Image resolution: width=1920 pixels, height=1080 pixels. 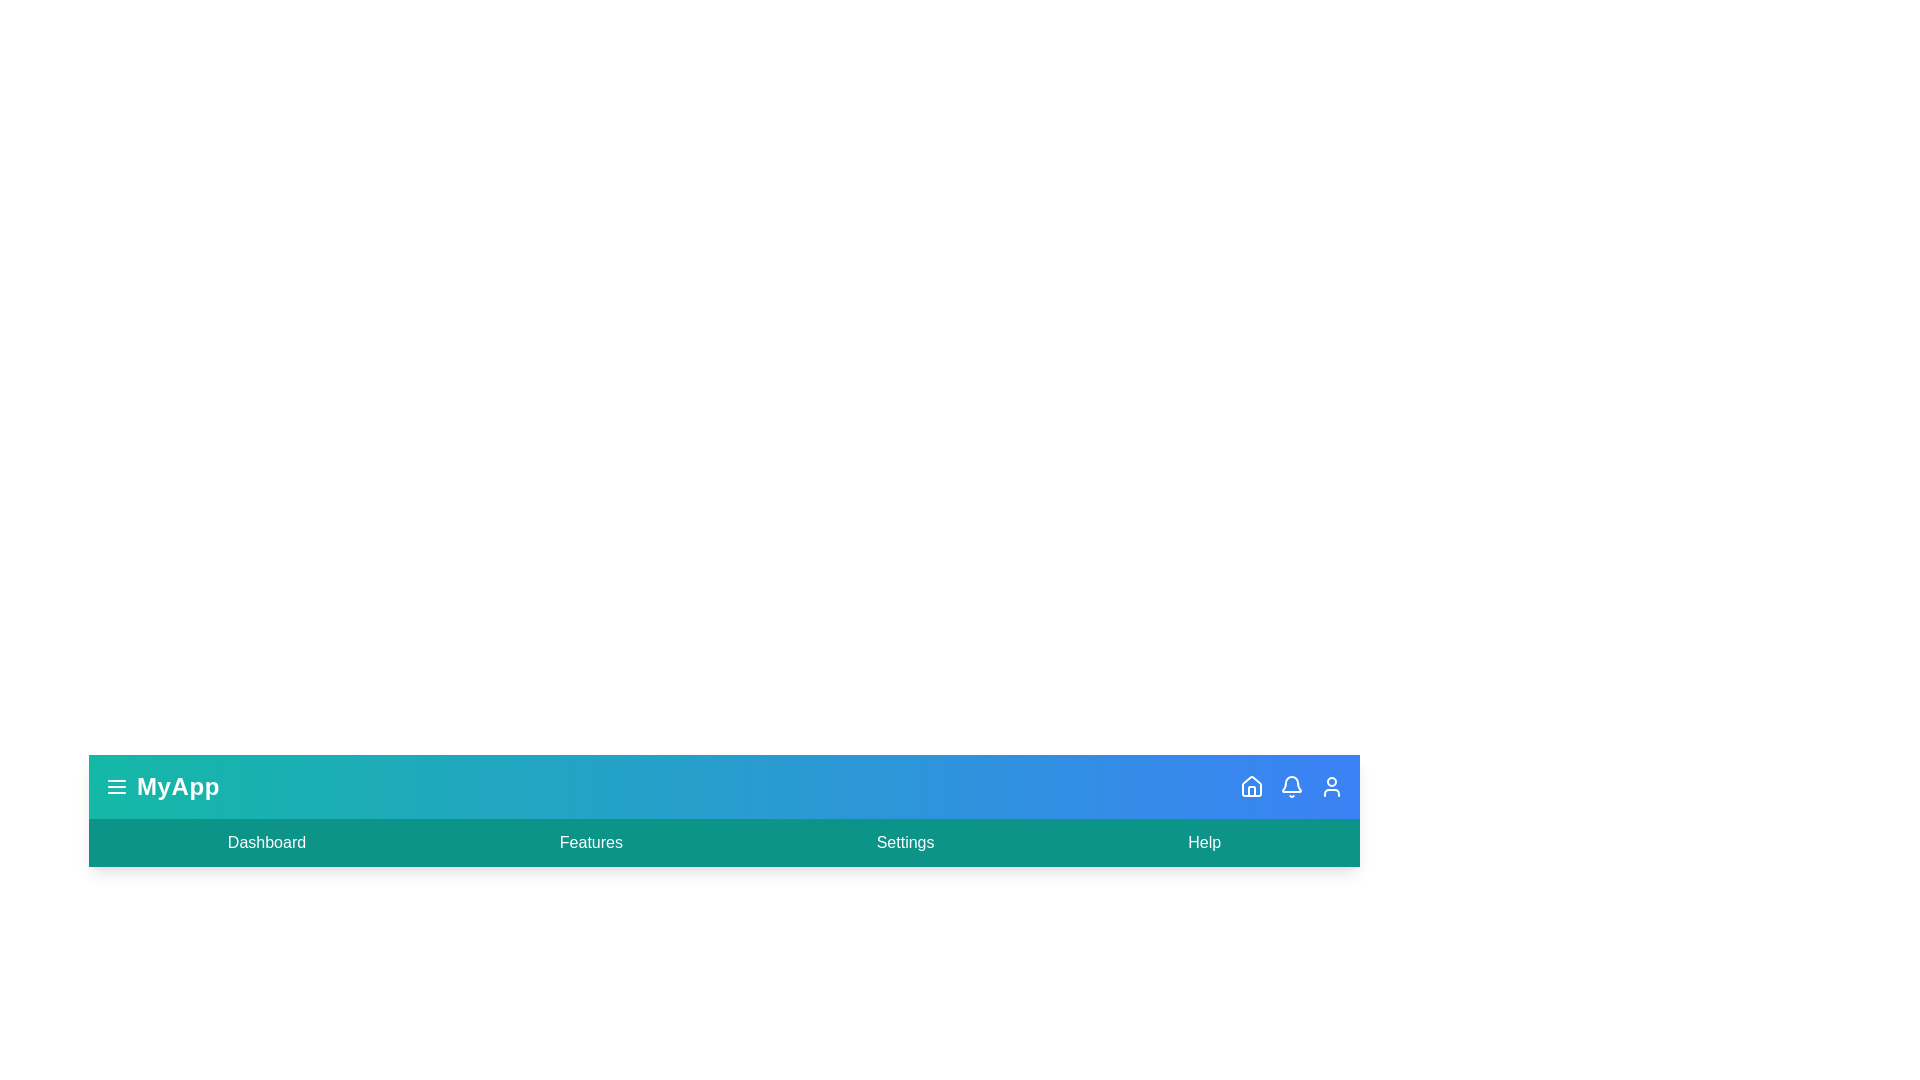 What do you see at coordinates (904, 843) in the screenshot?
I see `the 'Settings' option in the navbar` at bounding box center [904, 843].